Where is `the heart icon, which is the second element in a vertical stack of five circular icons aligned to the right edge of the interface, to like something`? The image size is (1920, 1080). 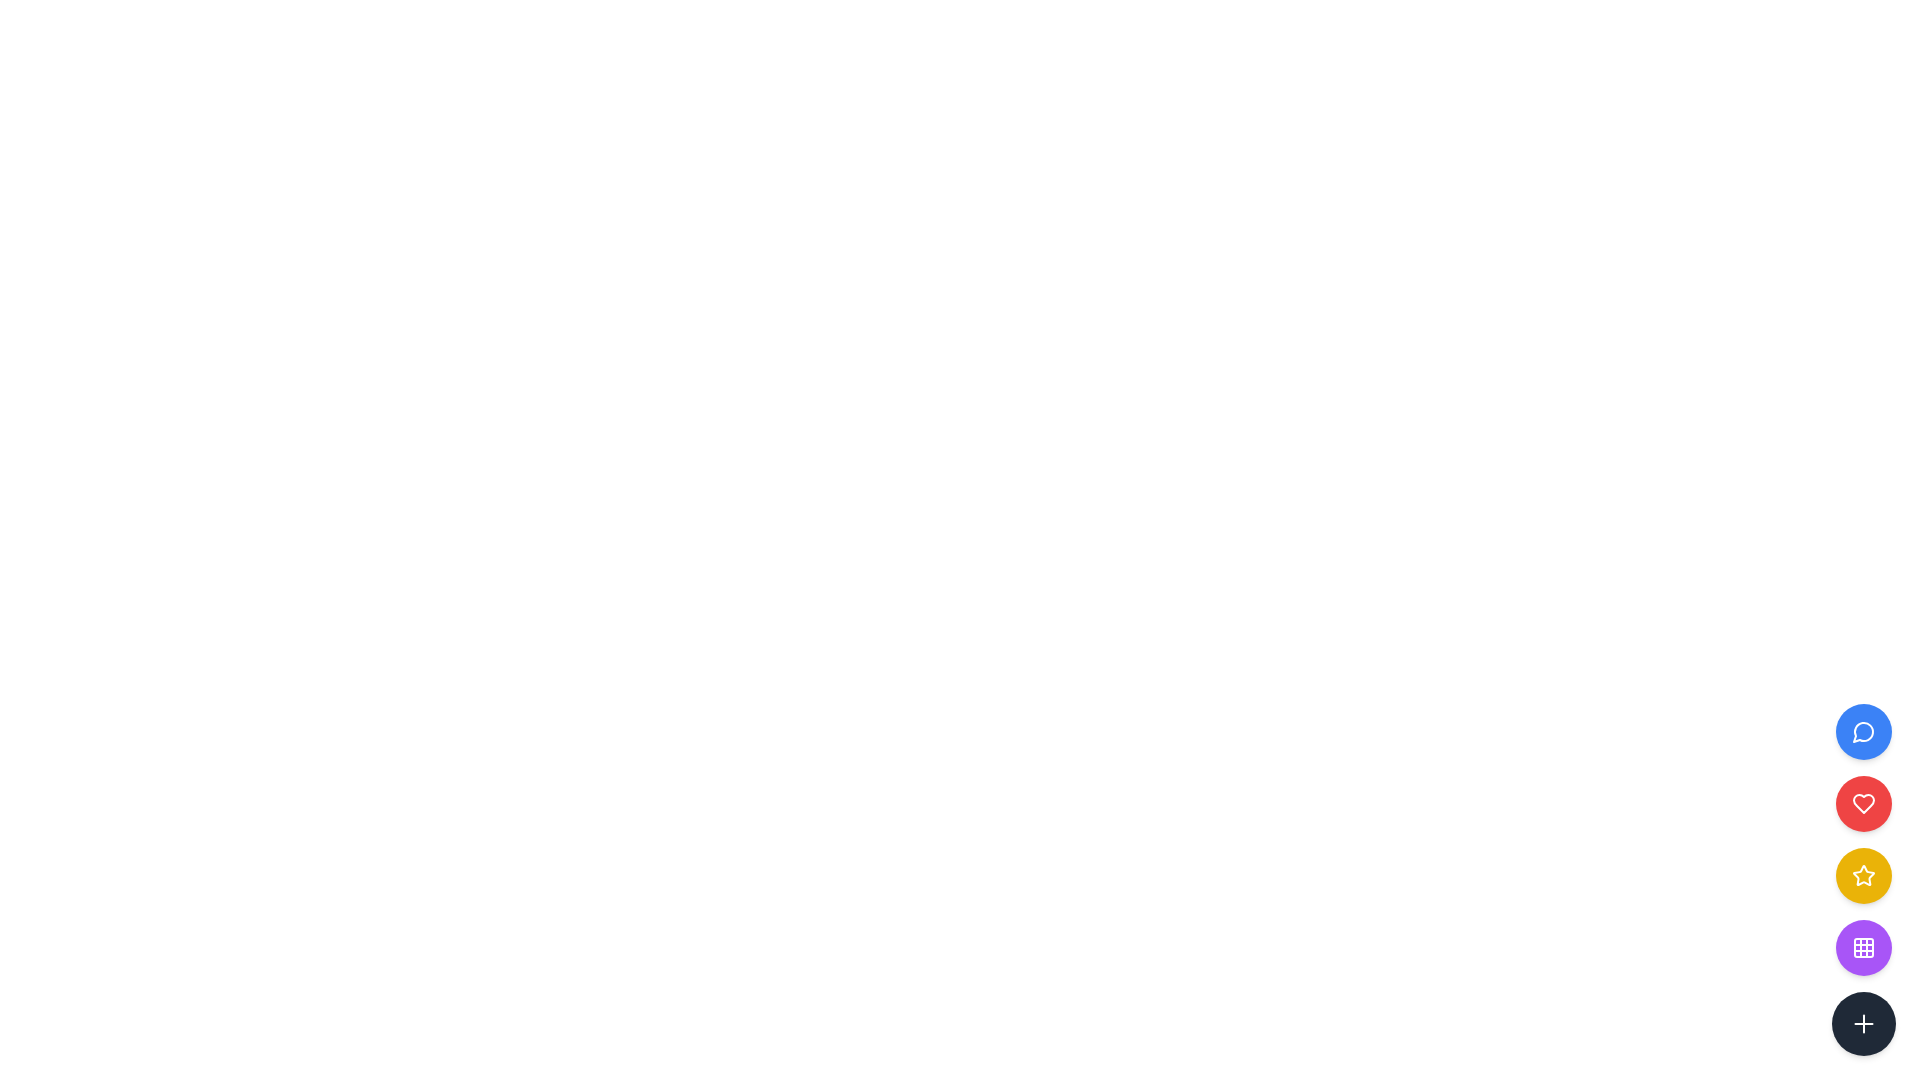
the heart icon, which is the second element in a vertical stack of five circular icons aligned to the right edge of the interface, to like something is located at coordinates (1862, 802).